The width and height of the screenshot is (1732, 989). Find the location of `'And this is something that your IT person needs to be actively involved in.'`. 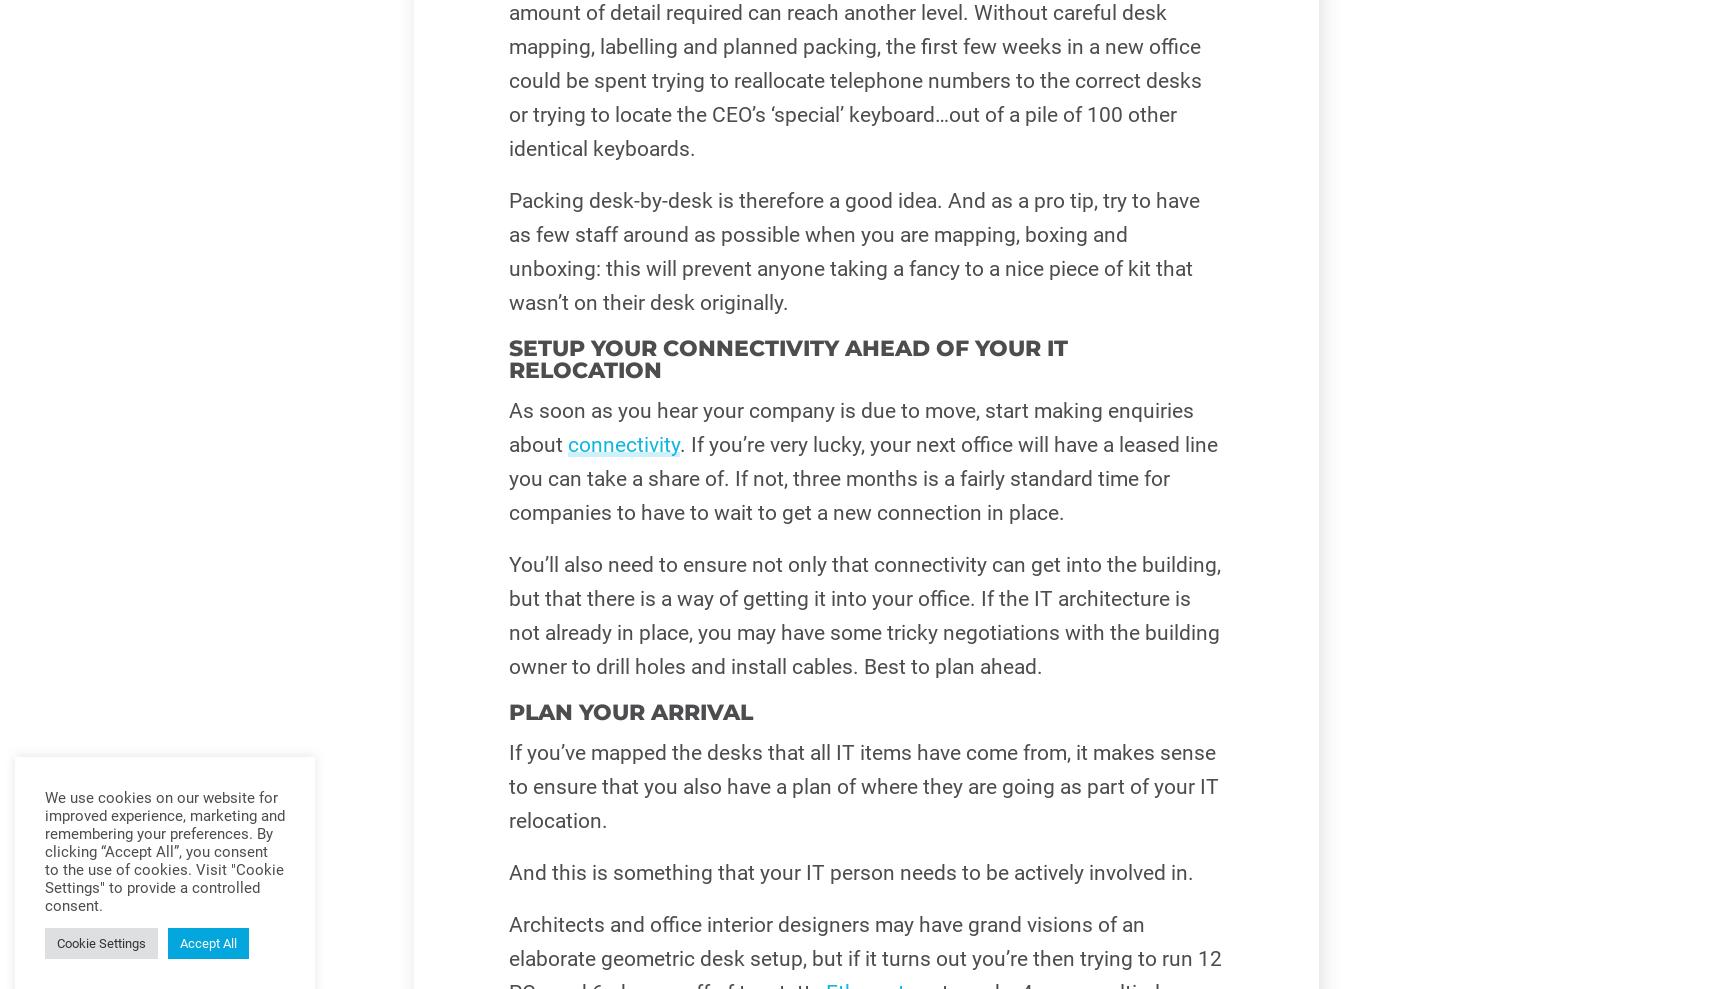

'And this is something that your IT person needs to be actively involved in.' is located at coordinates (849, 872).